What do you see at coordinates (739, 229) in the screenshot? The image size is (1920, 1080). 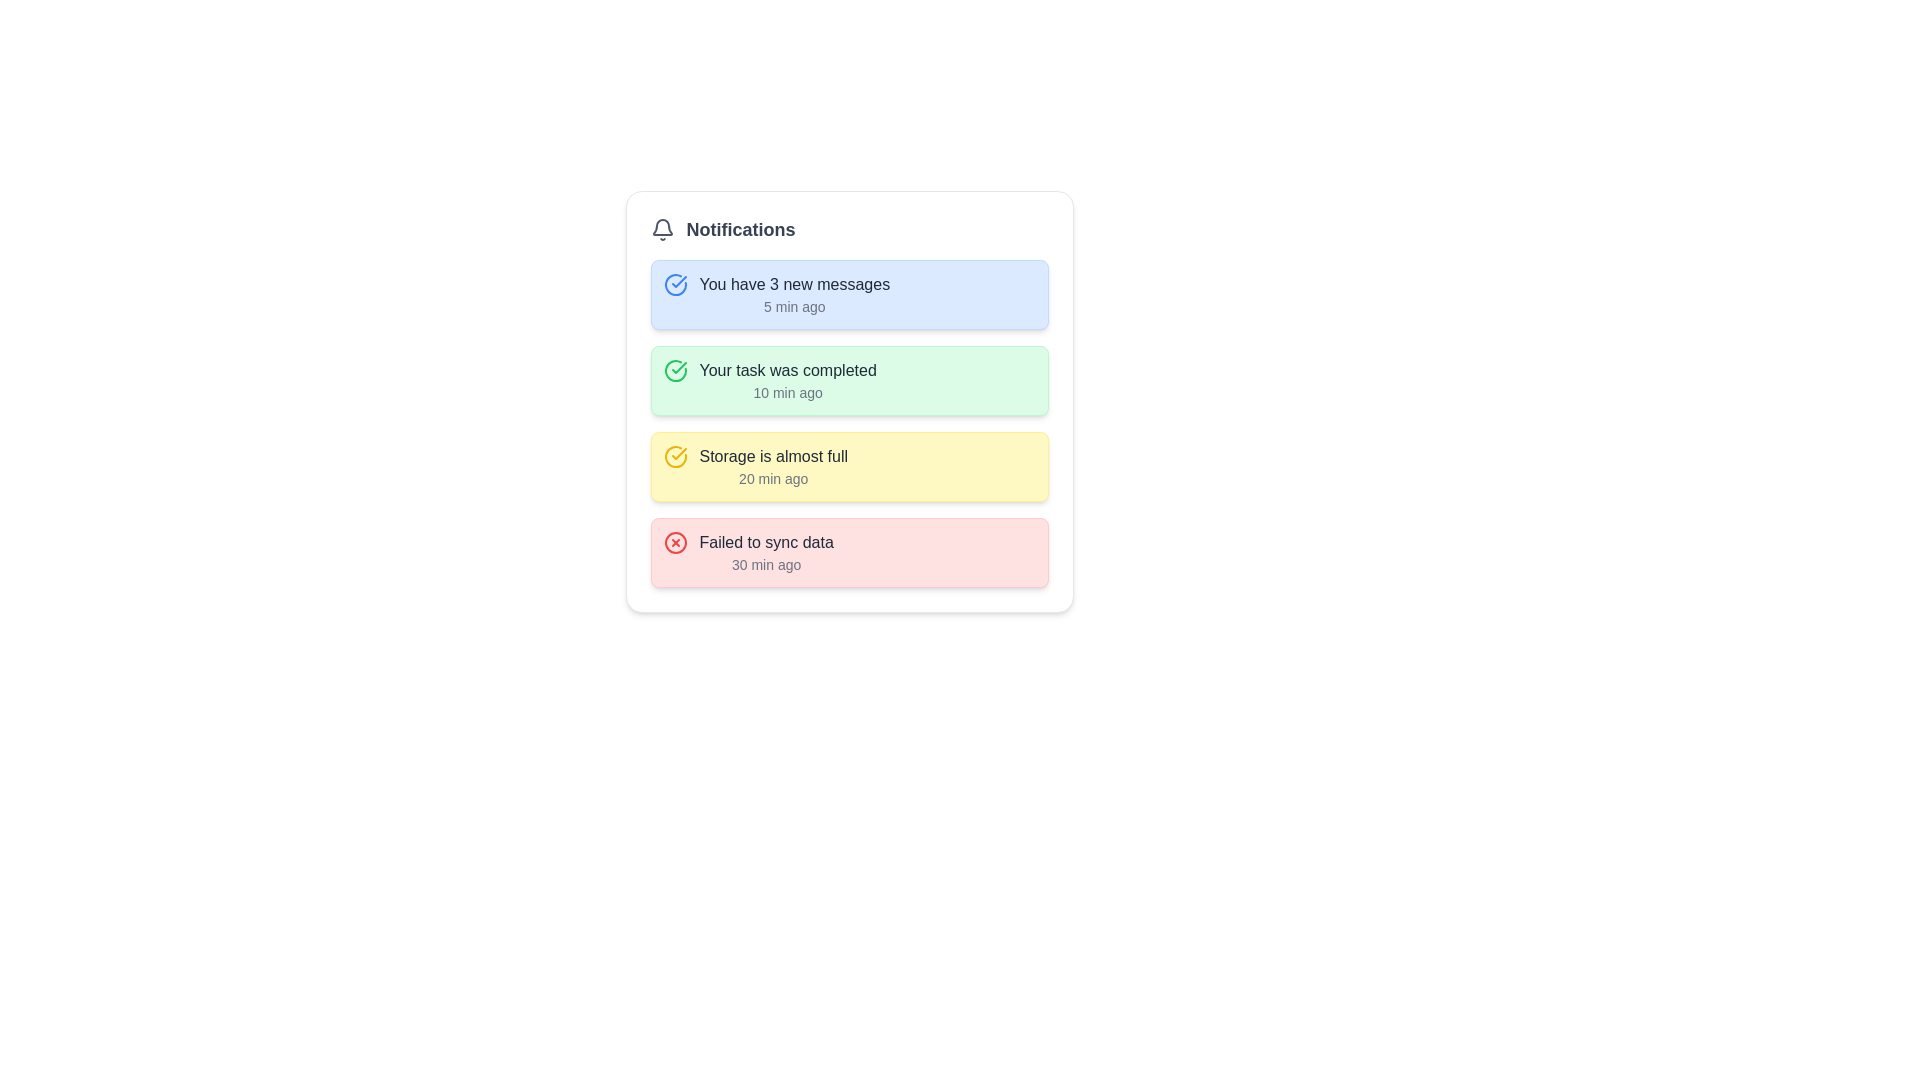 I see `the 'Notifications' text label, which serves as the title for the notification section and is located to the right of a bell icon` at bounding box center [739, 229].